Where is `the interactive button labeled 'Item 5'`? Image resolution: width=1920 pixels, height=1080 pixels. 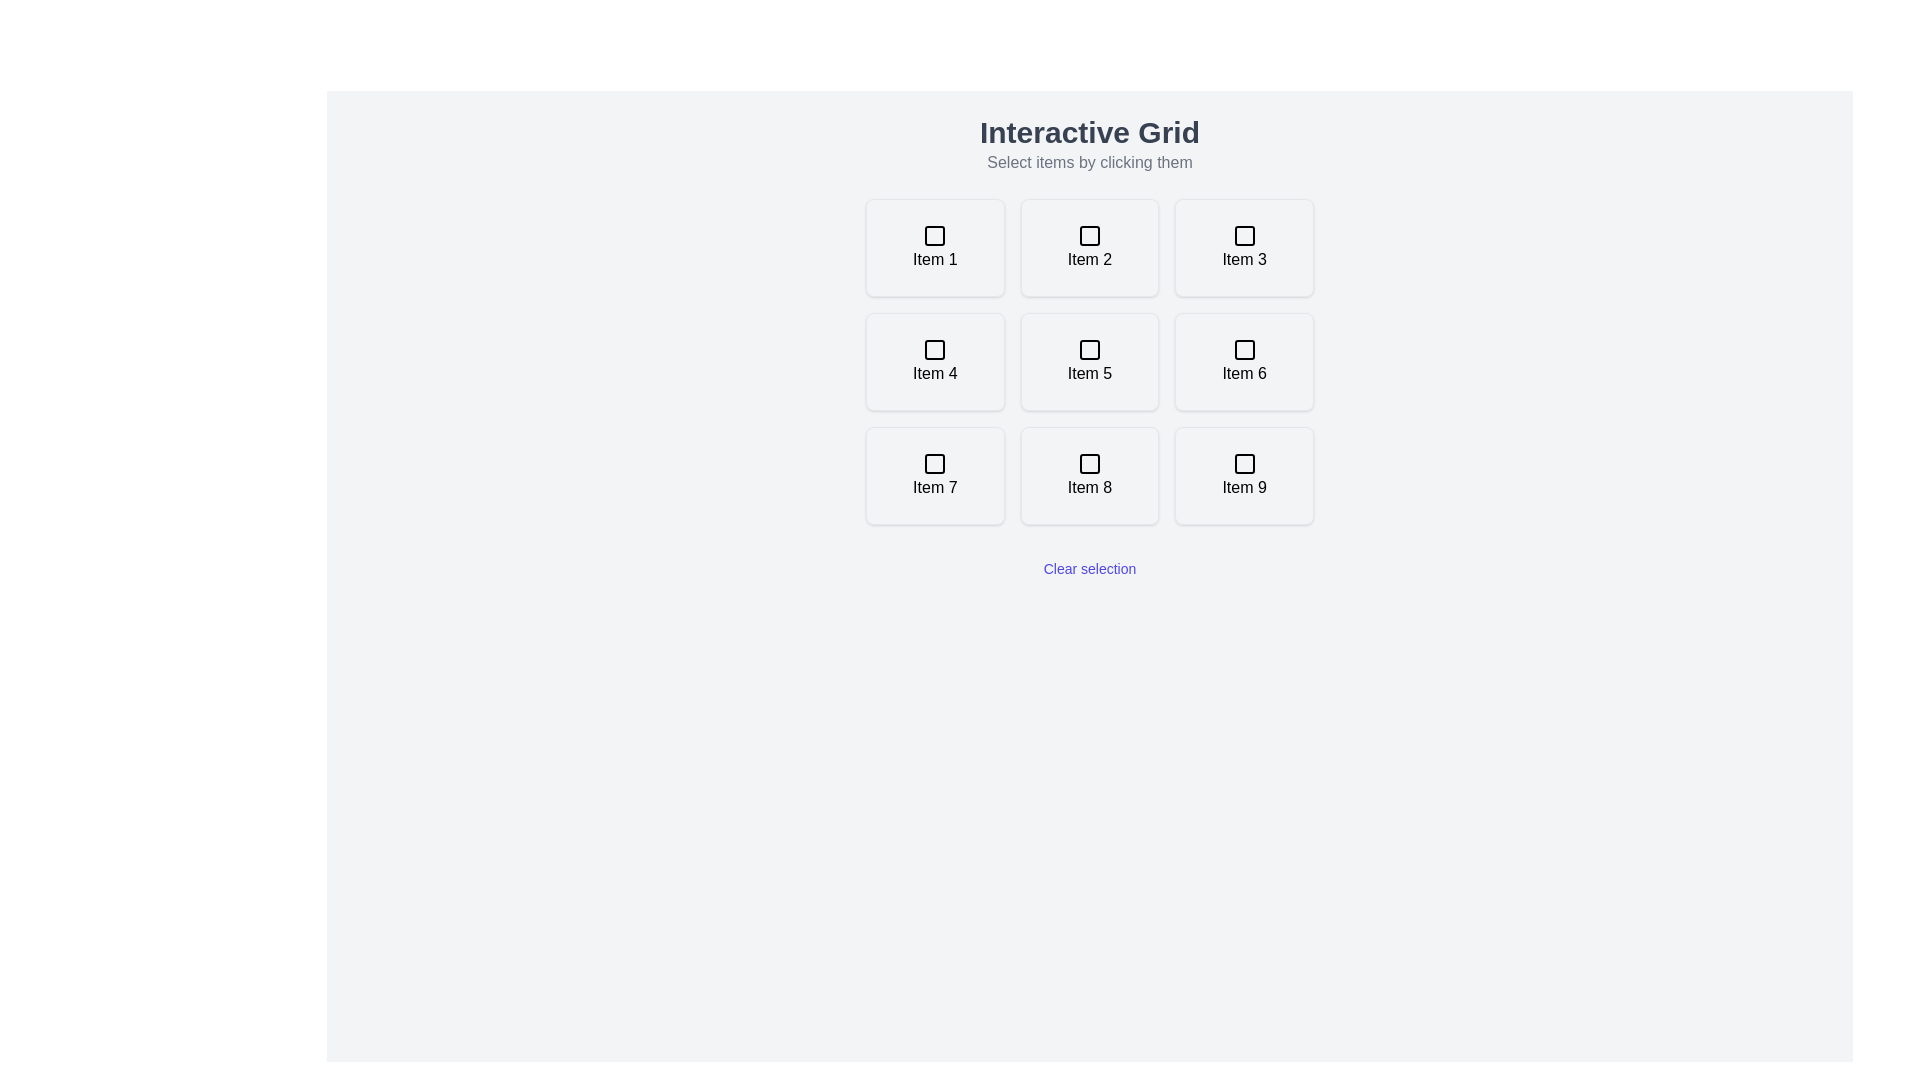 the interactive button labeled 'Item 5' is located at coordinates (1088, 362).